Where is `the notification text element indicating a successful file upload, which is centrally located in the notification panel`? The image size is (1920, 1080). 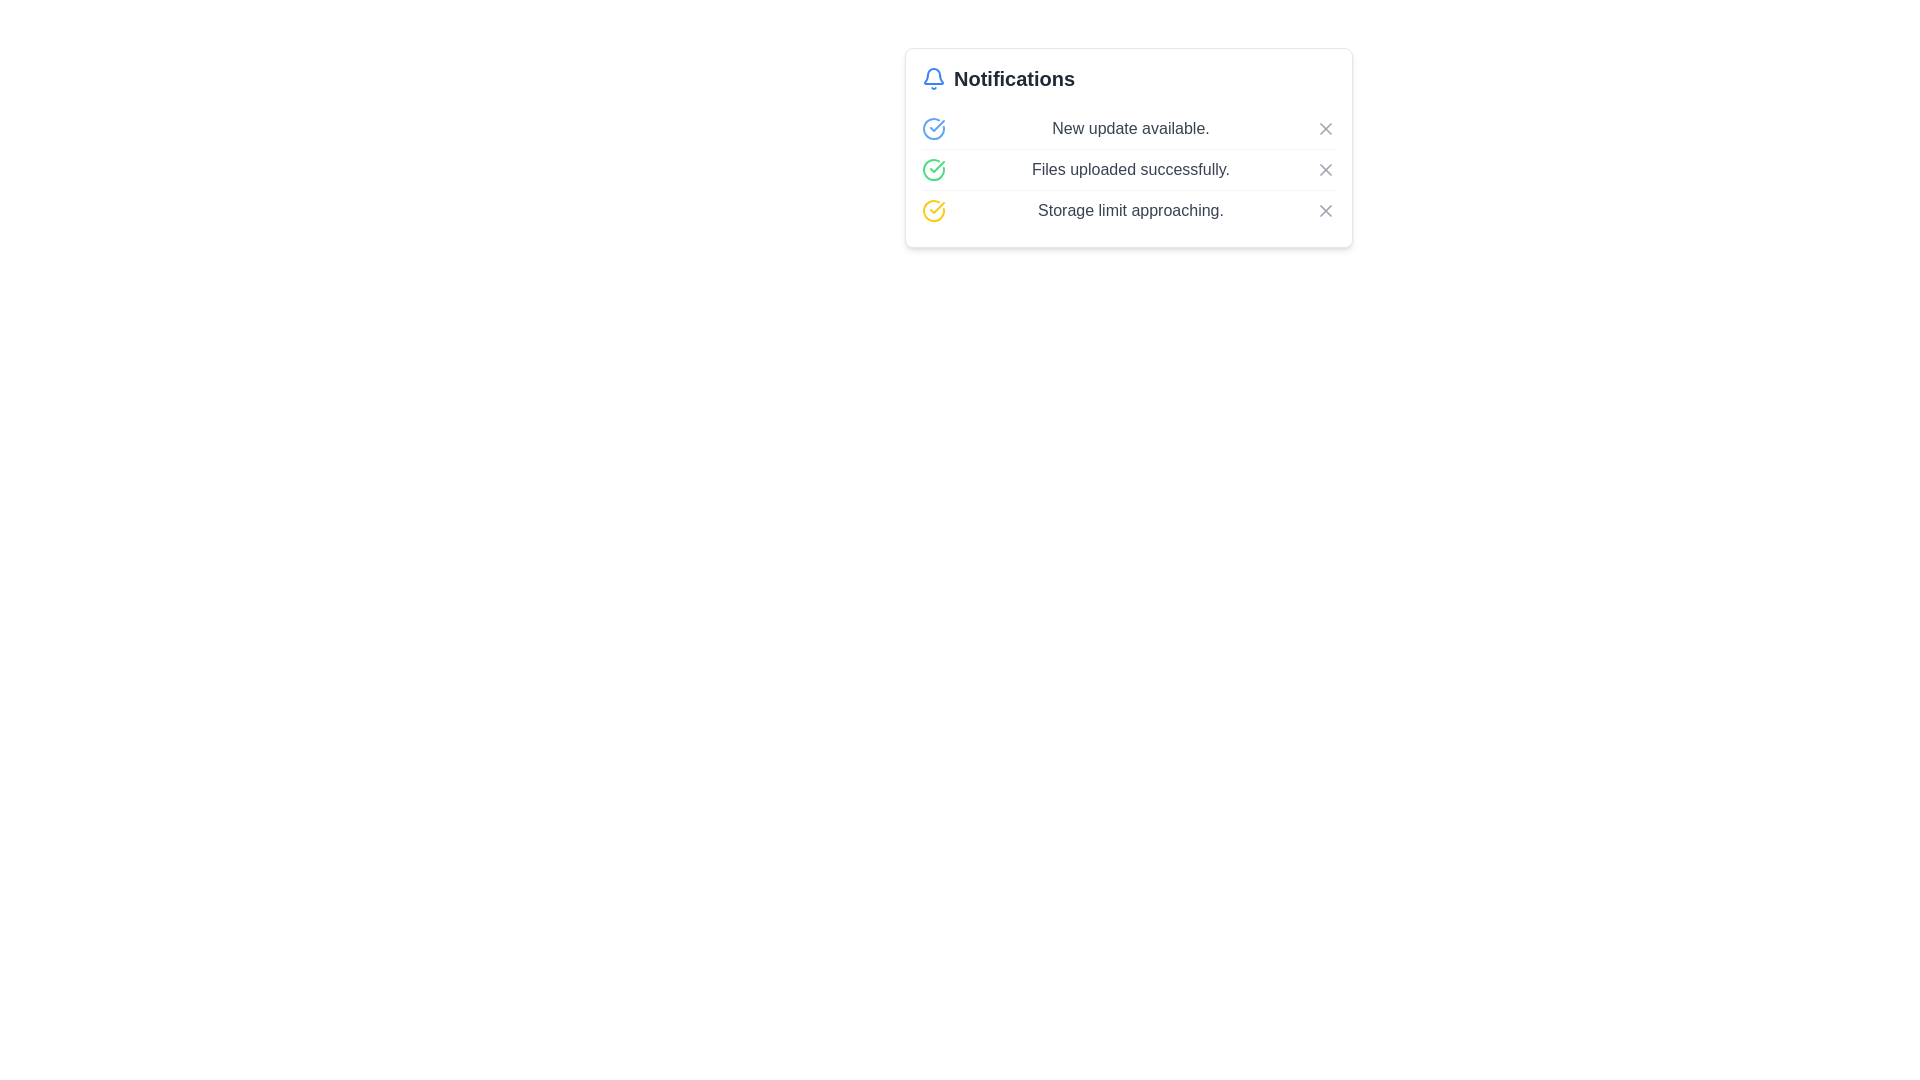 the notification text element indicating a successful file upload, which is centrally located in the notification panel is located at coordinates (1131, 168).